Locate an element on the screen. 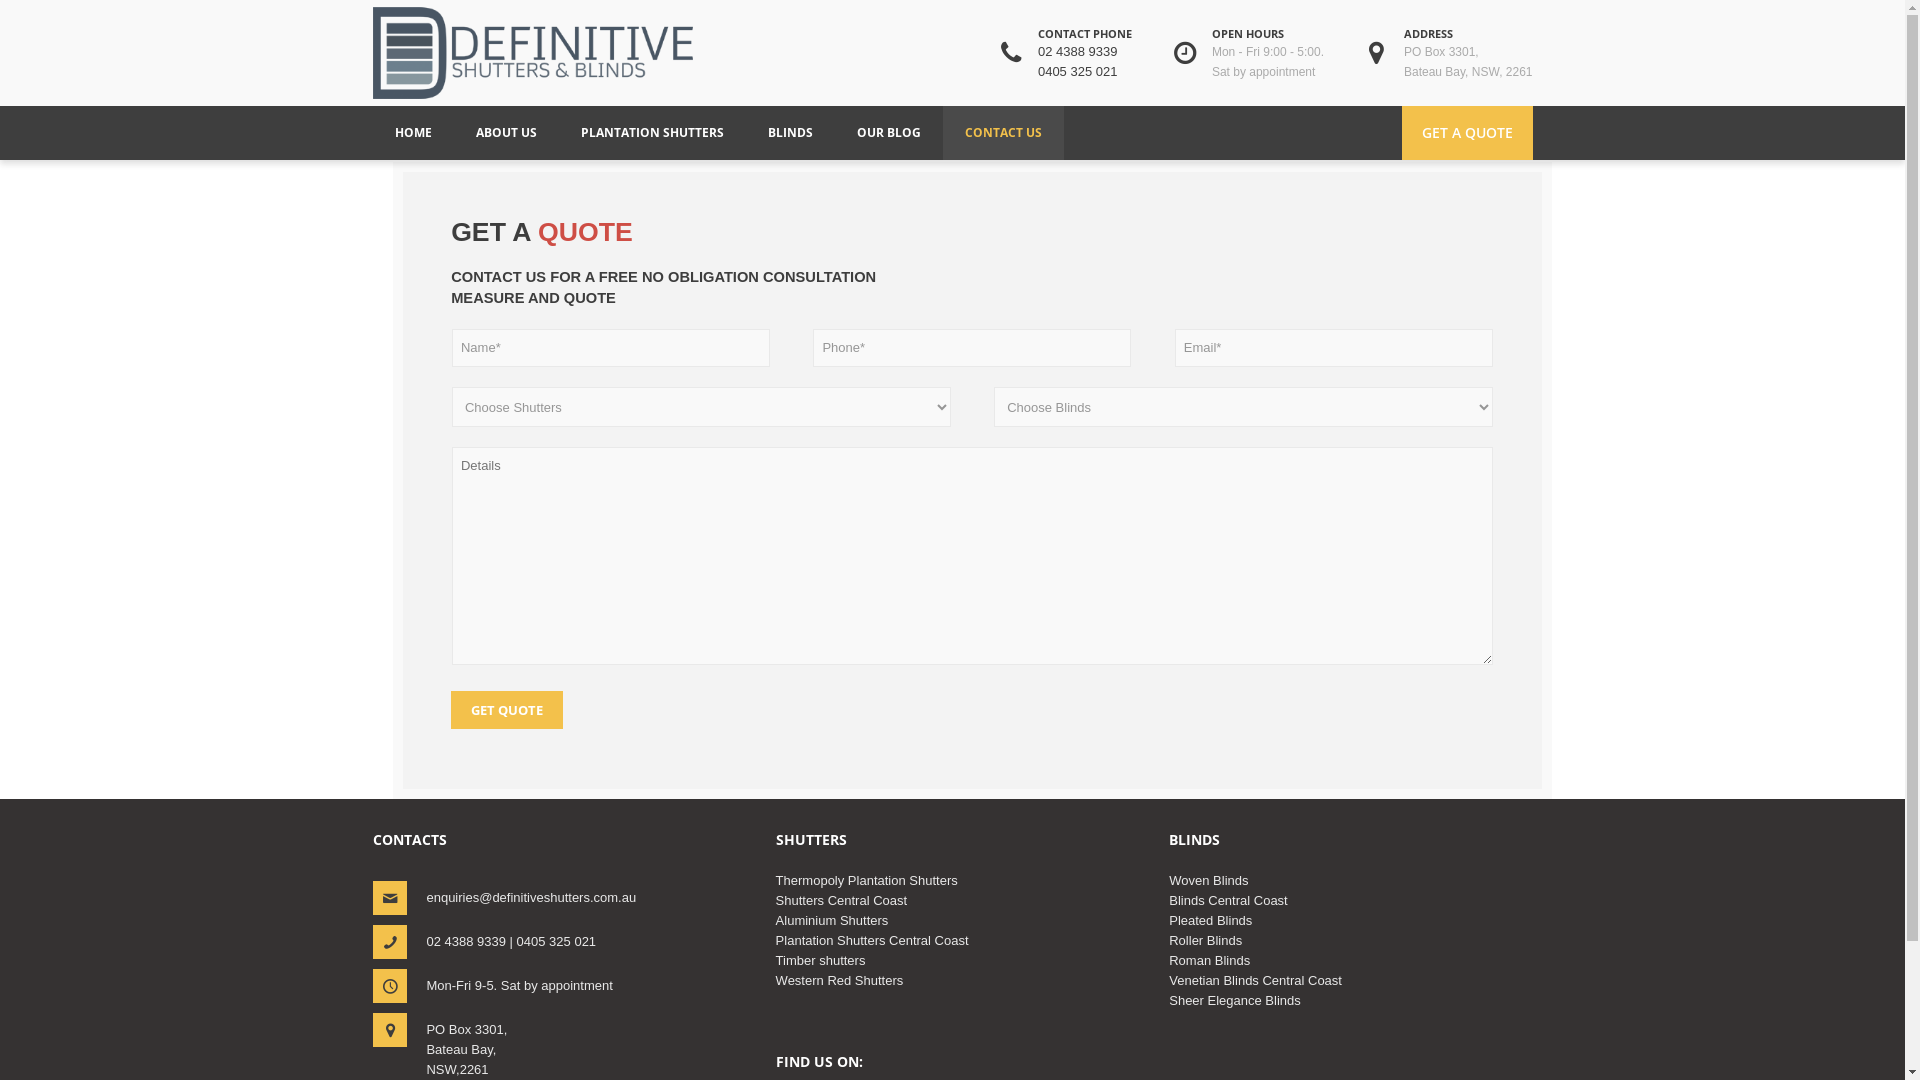  'enquiries@definitiveshutters.com.au' is located at coordinates (531, 896).